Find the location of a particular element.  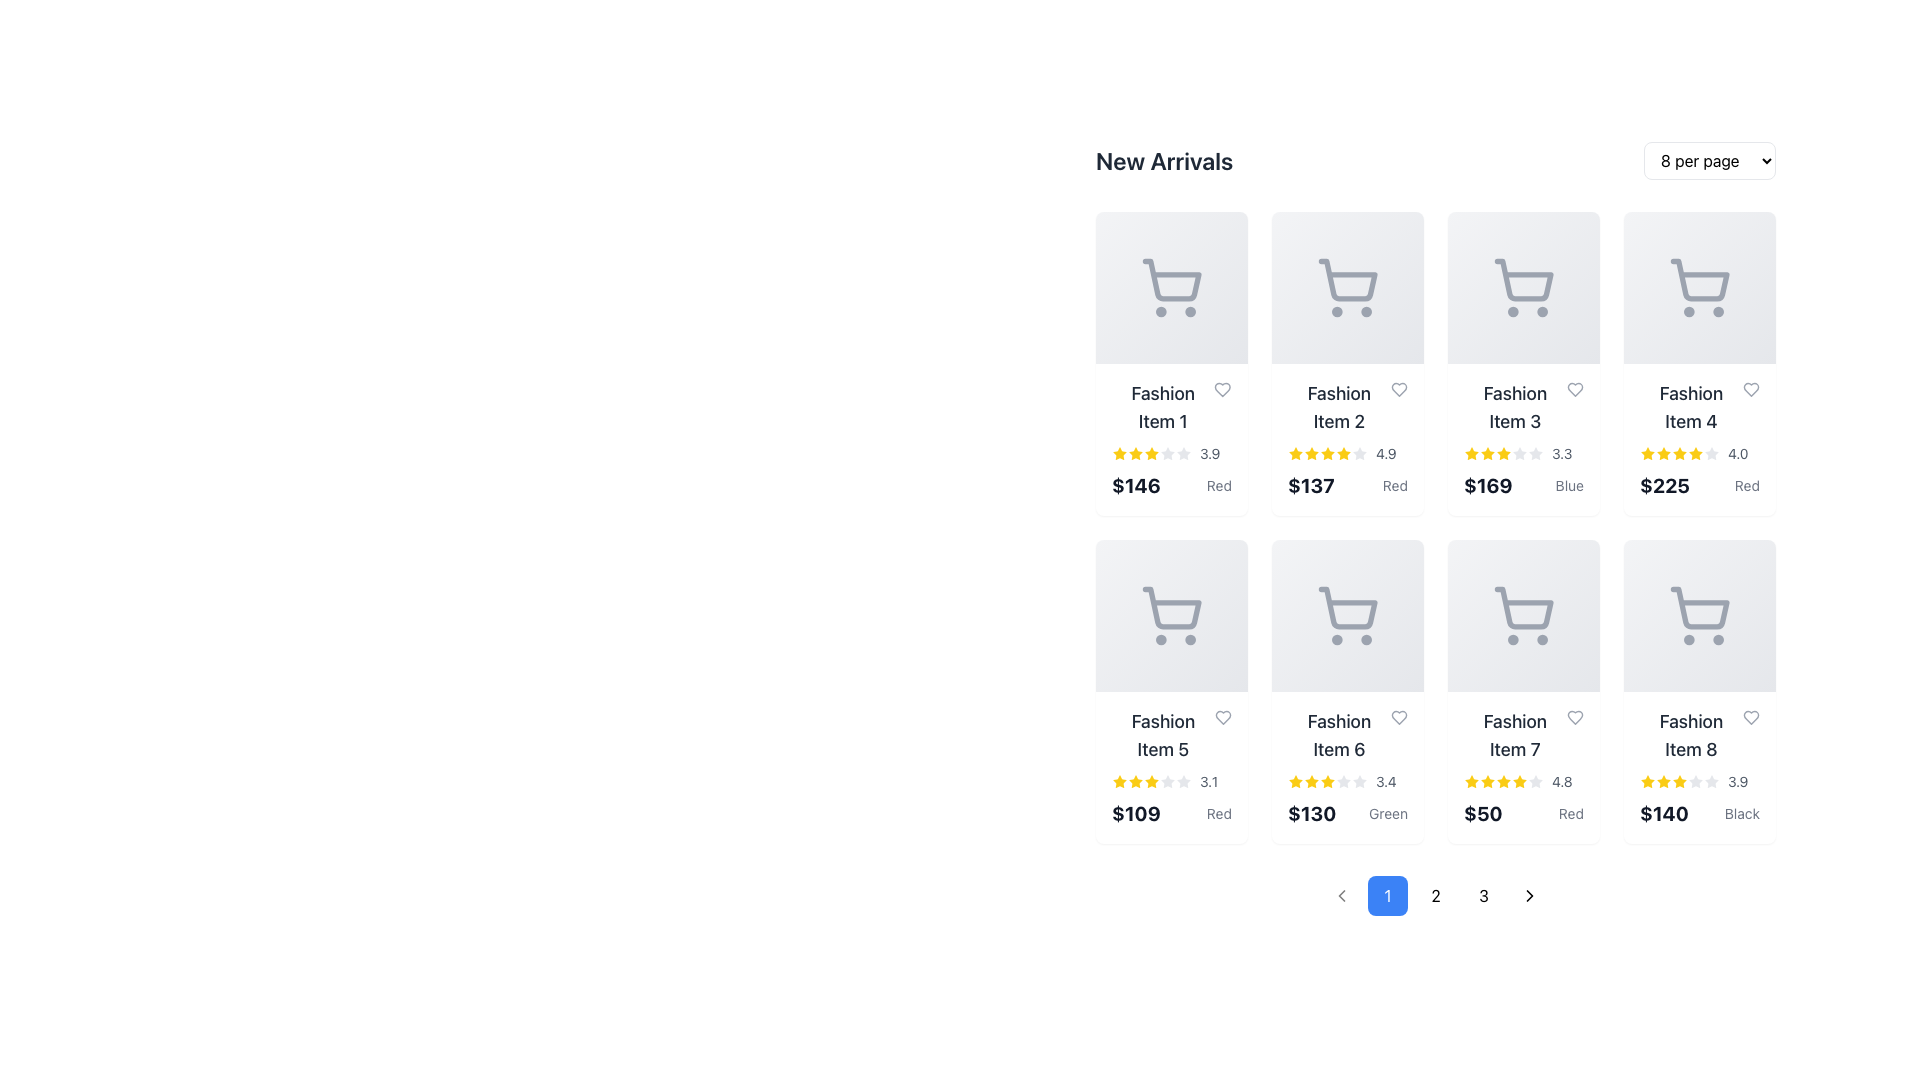

the fourth star icon in the second row of the five-star rating for 'Fashion Item 7' to indicate the product's quality score is located at coordinates (1502, 779).